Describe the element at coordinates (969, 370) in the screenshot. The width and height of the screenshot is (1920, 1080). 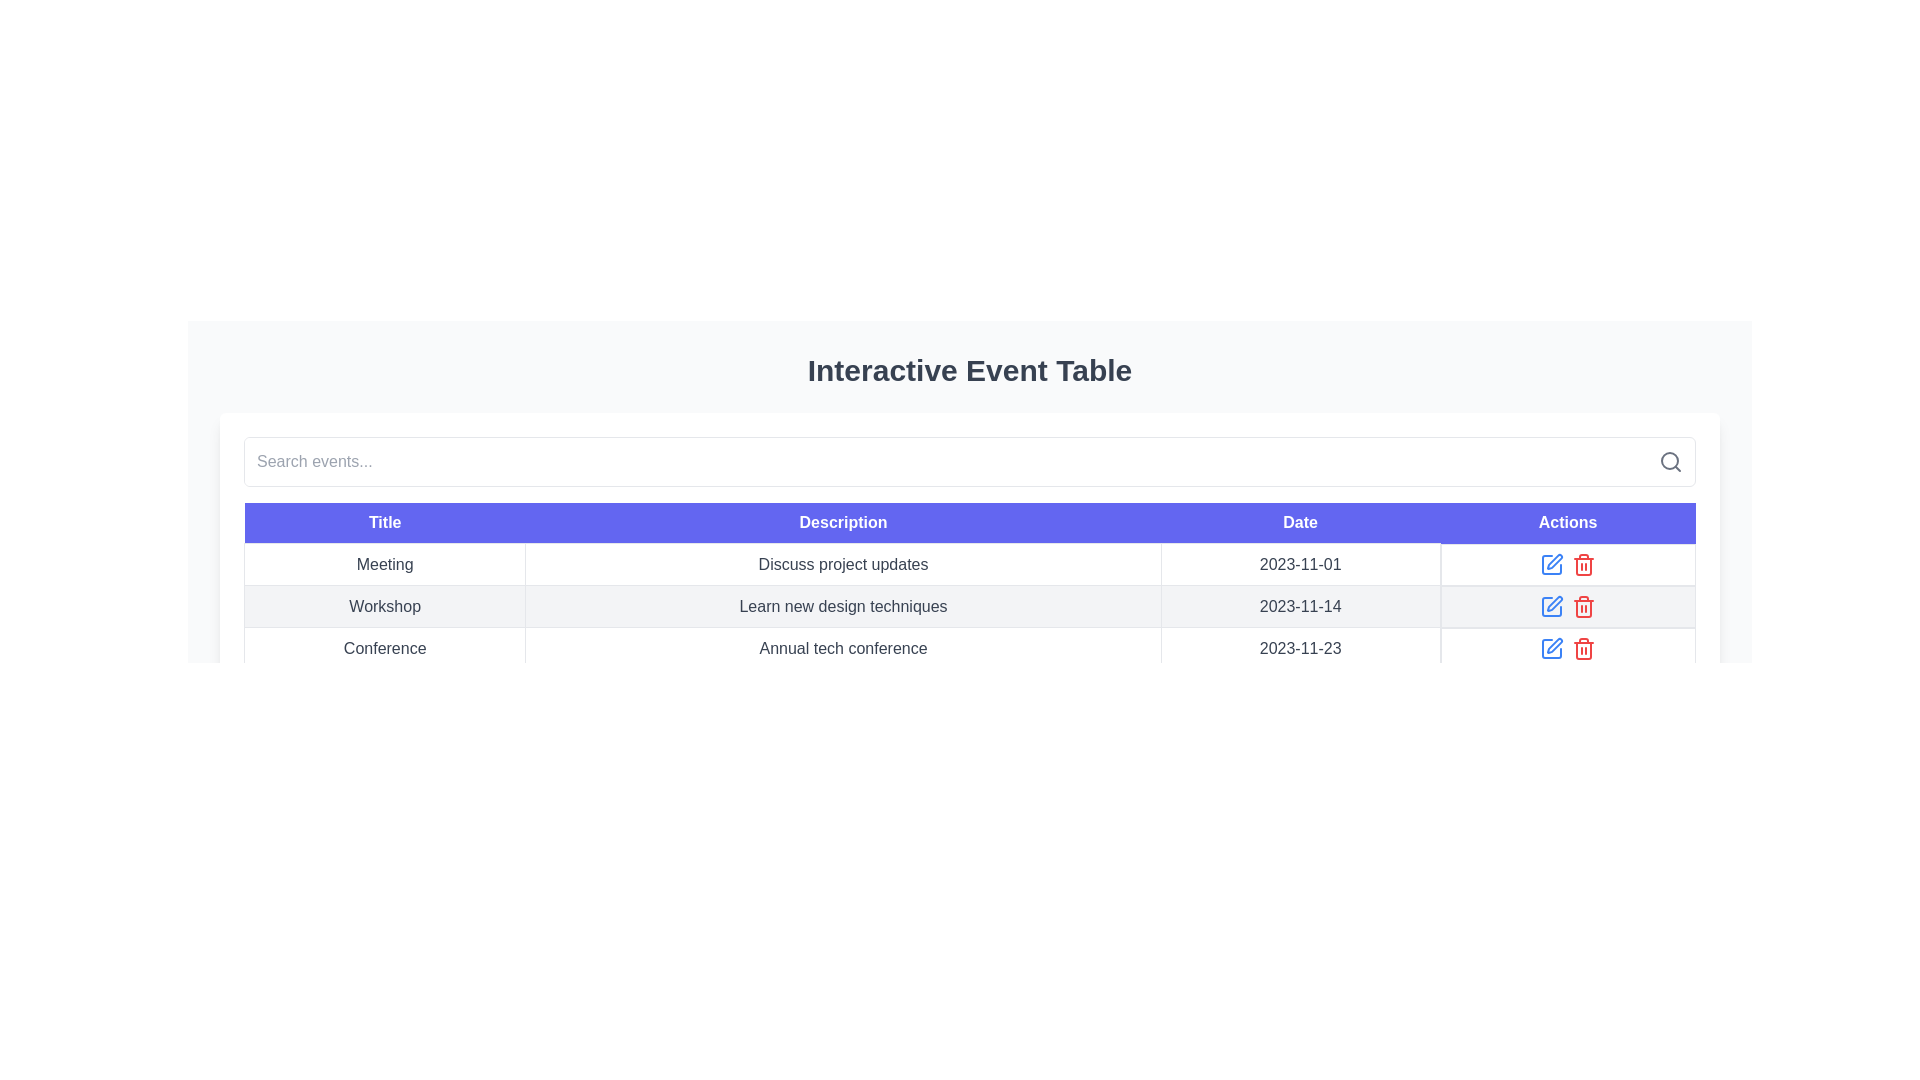
I see `the Text (Header) element that labels and introduces the section containing the interactive event table, located at the top of the layout above other components` at that location.